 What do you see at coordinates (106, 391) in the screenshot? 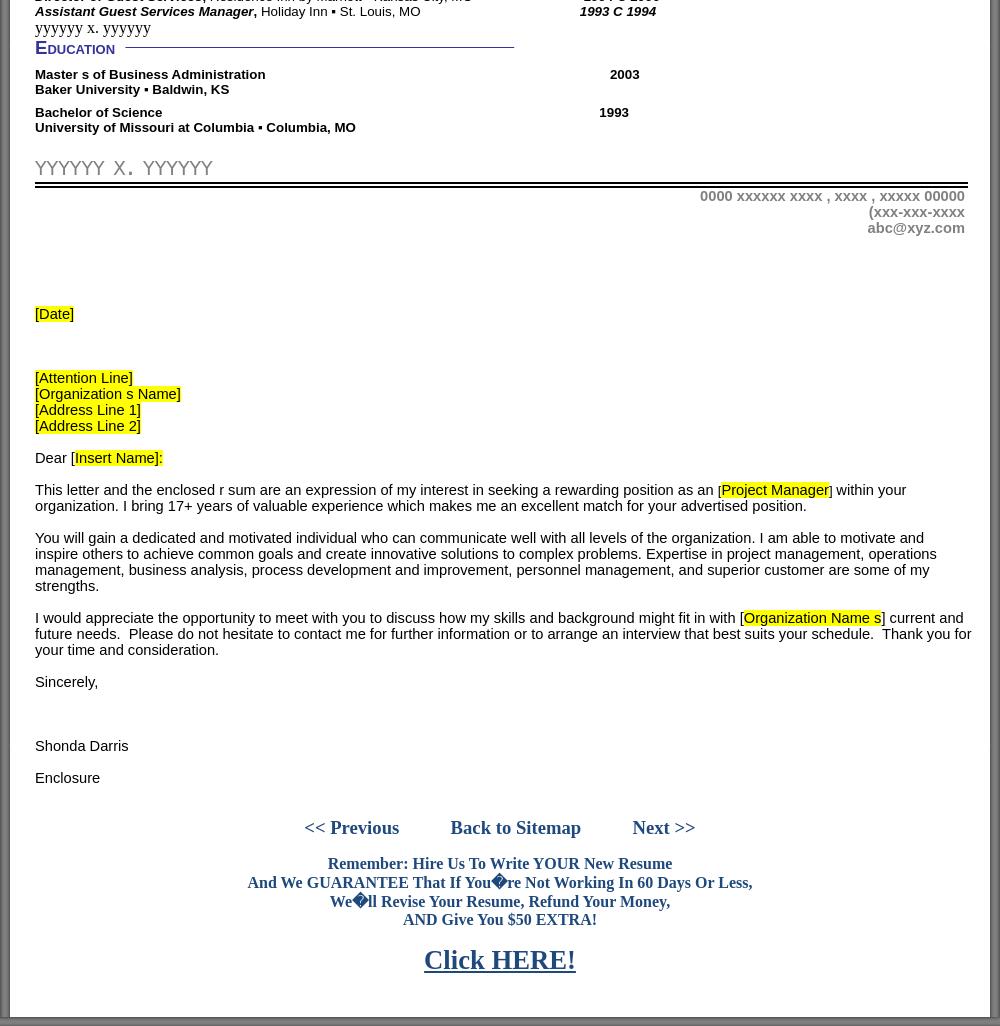
I see `'[Organization  s Name]'` at bounding box center [106, 391].